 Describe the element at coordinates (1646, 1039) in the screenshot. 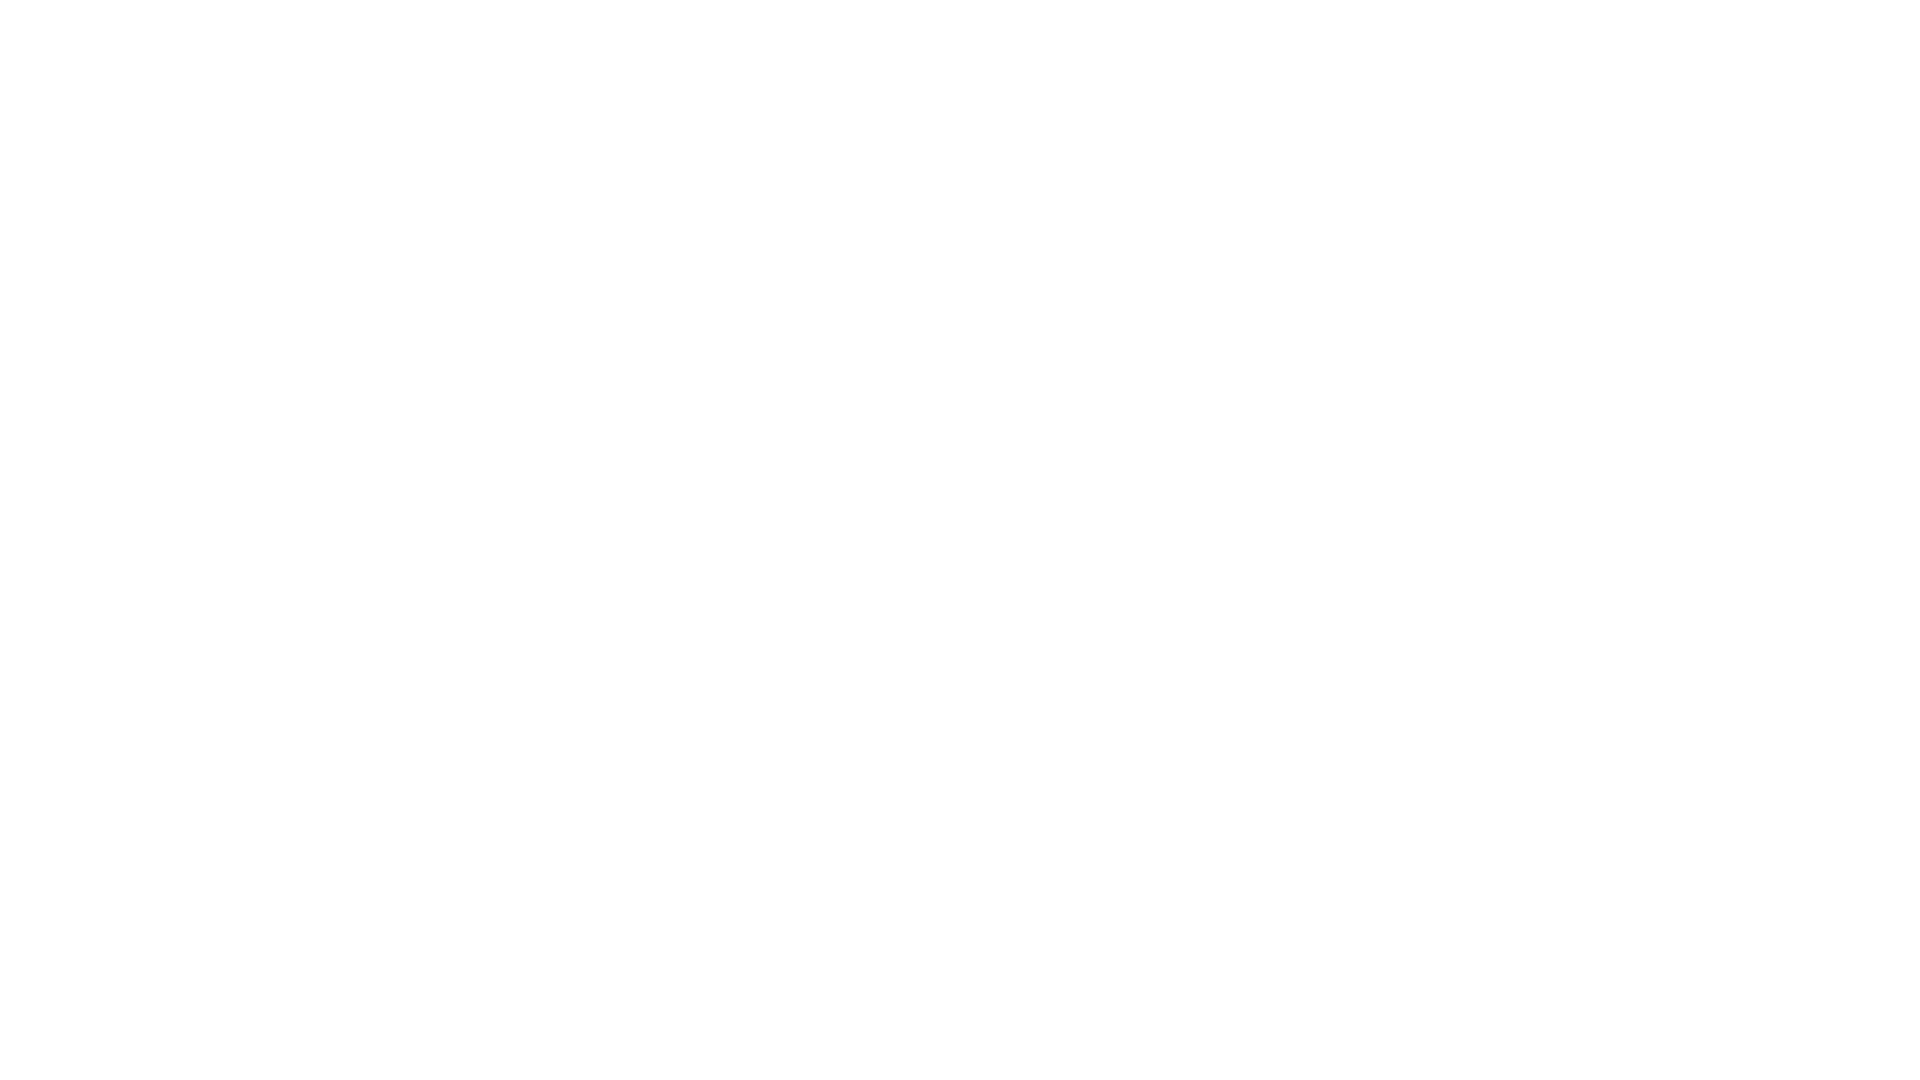

I see `Repeat all tracks in list` at that location.